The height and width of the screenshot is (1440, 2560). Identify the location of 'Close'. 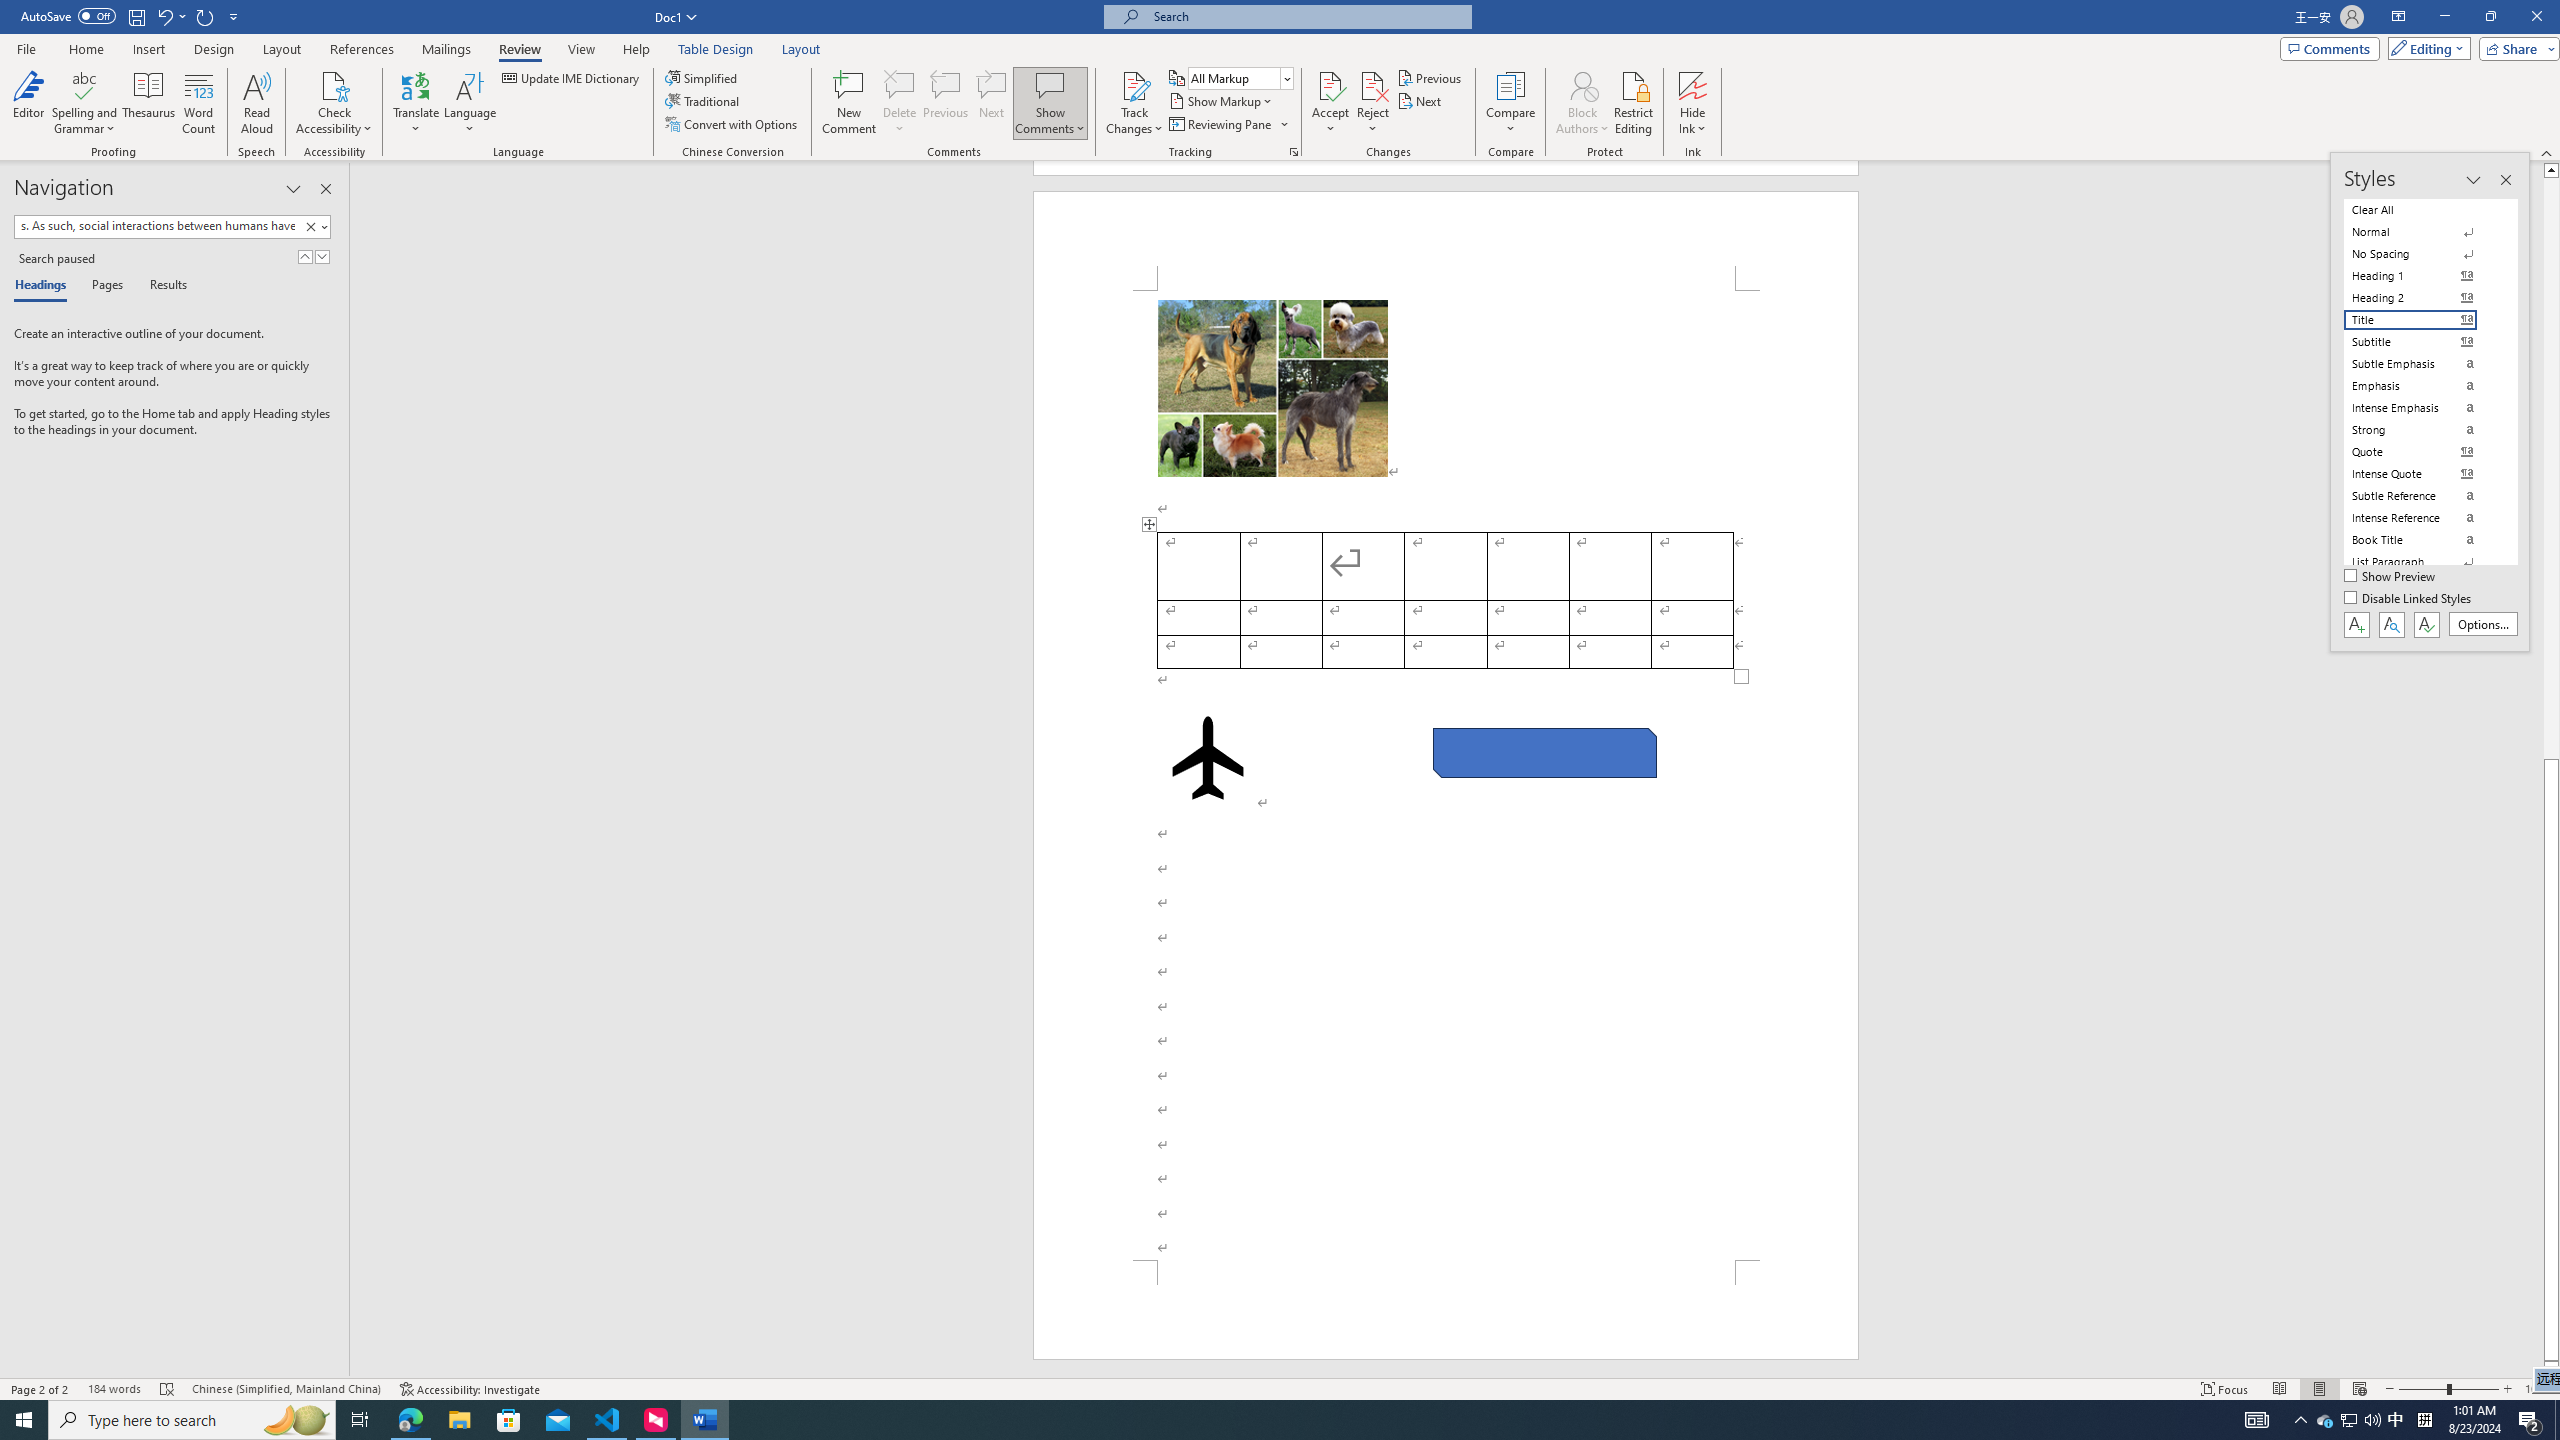
(2535, 16).